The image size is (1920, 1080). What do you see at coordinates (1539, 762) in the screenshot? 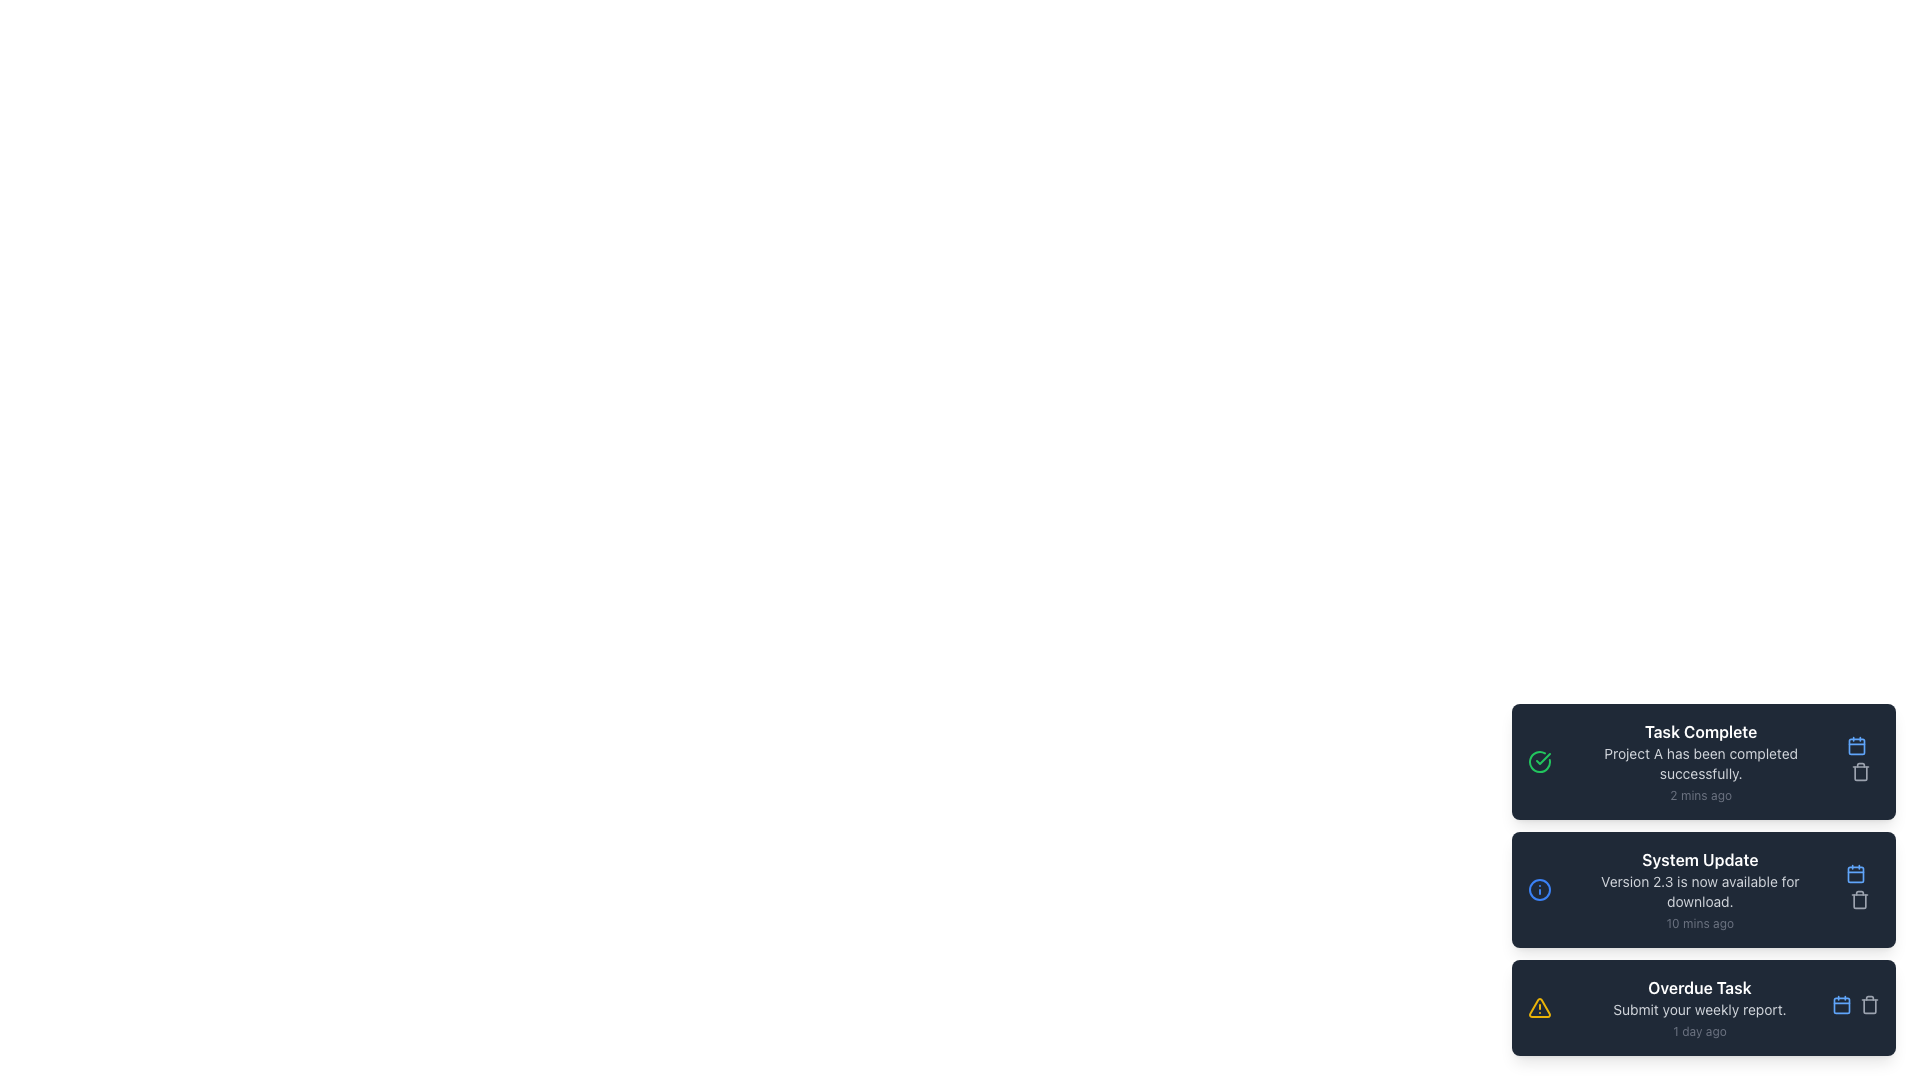
I see `the non-interactive status indicator icon located in the upper-left region of the first notification card, preceding the 'Task Complete' text` at bounding box center [1539, 762].